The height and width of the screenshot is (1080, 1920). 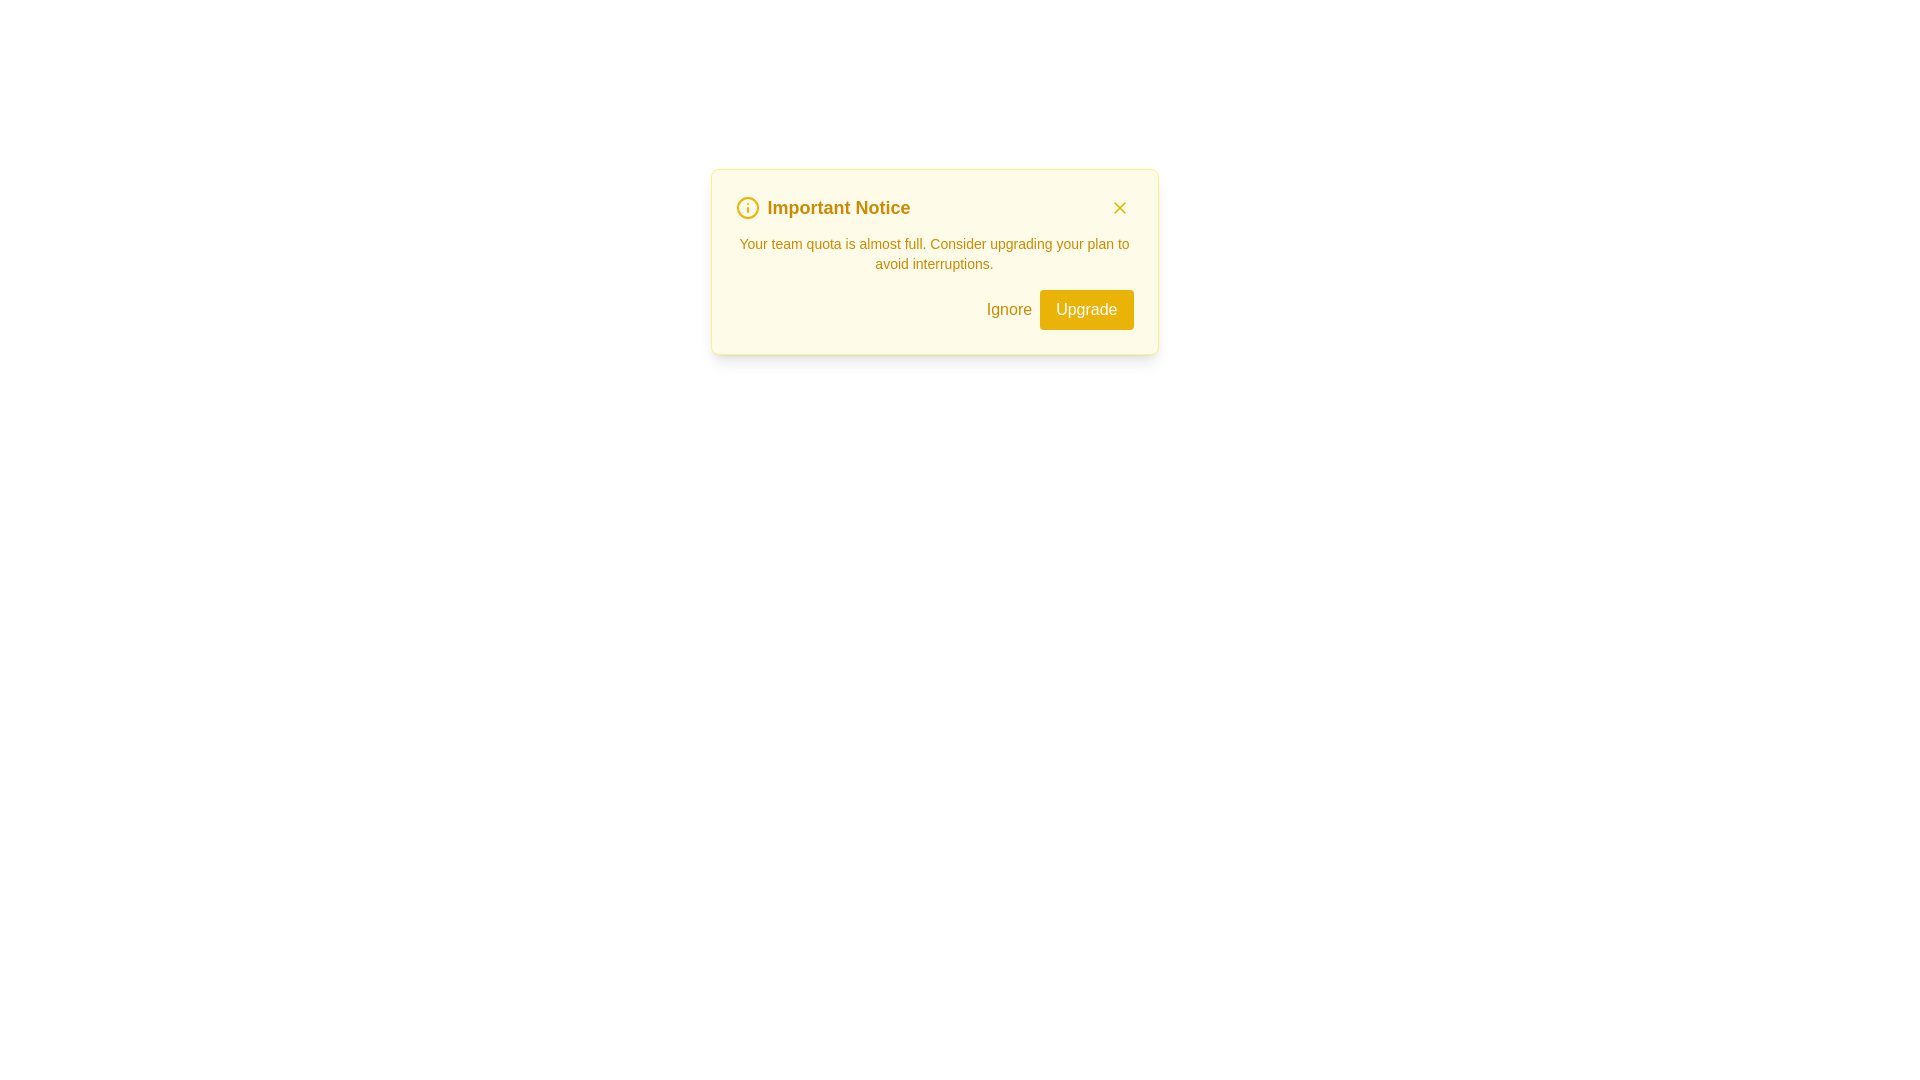 I want to click on the text header located in the upper-left section of the dialog box, next to the circular 'i' icon, so click(x=823, y=208).